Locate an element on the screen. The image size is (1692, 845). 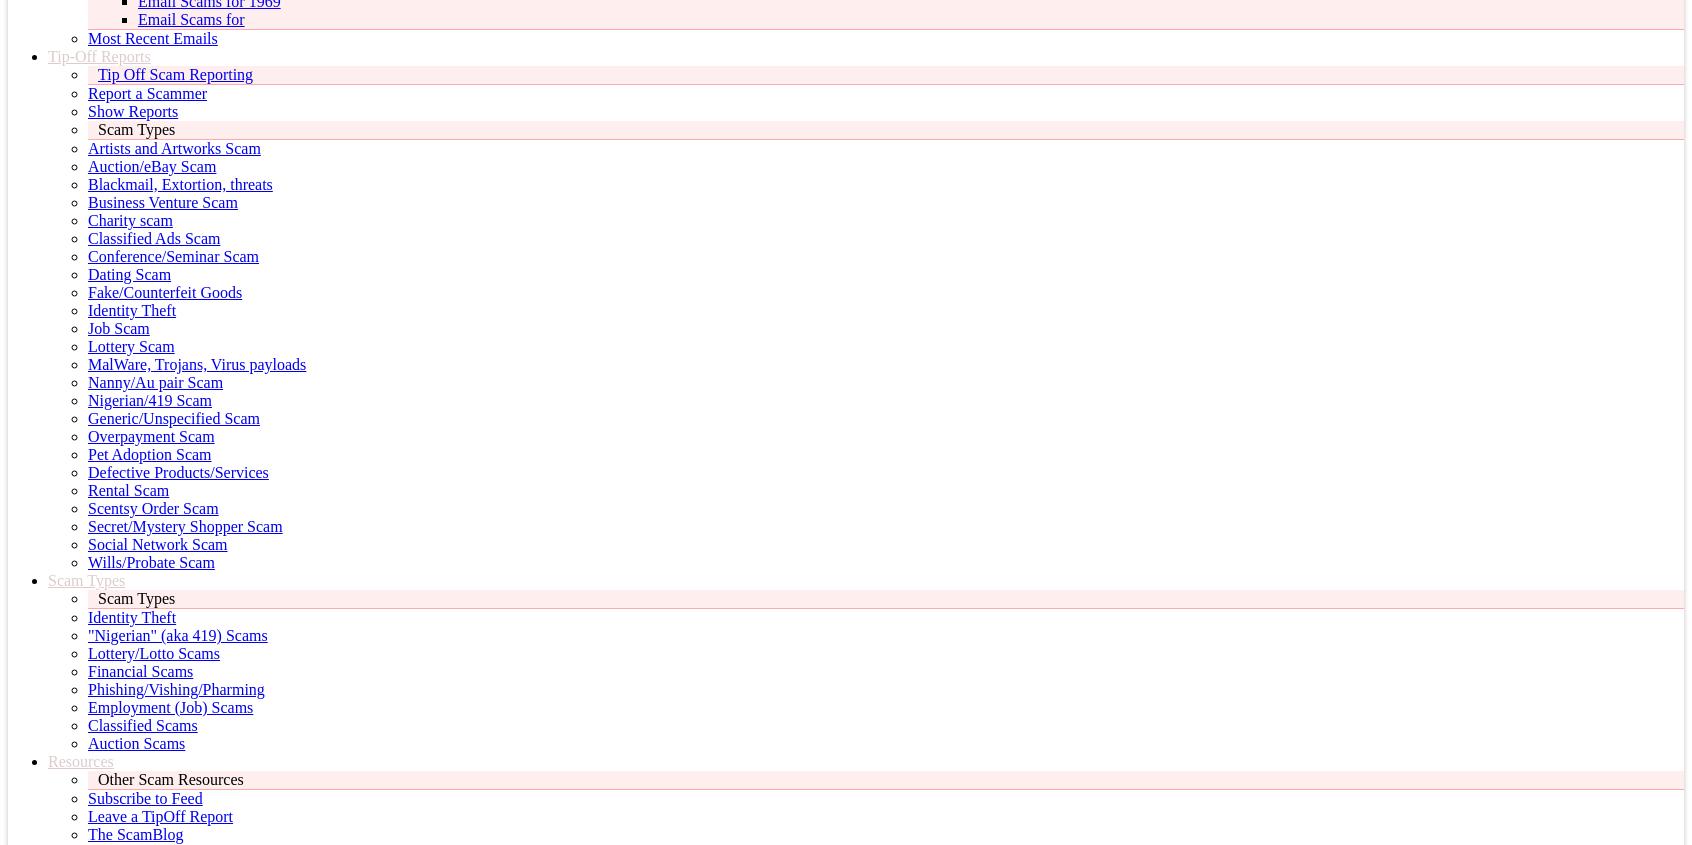
'Email Scams for' is located at coordinates (138, 18).